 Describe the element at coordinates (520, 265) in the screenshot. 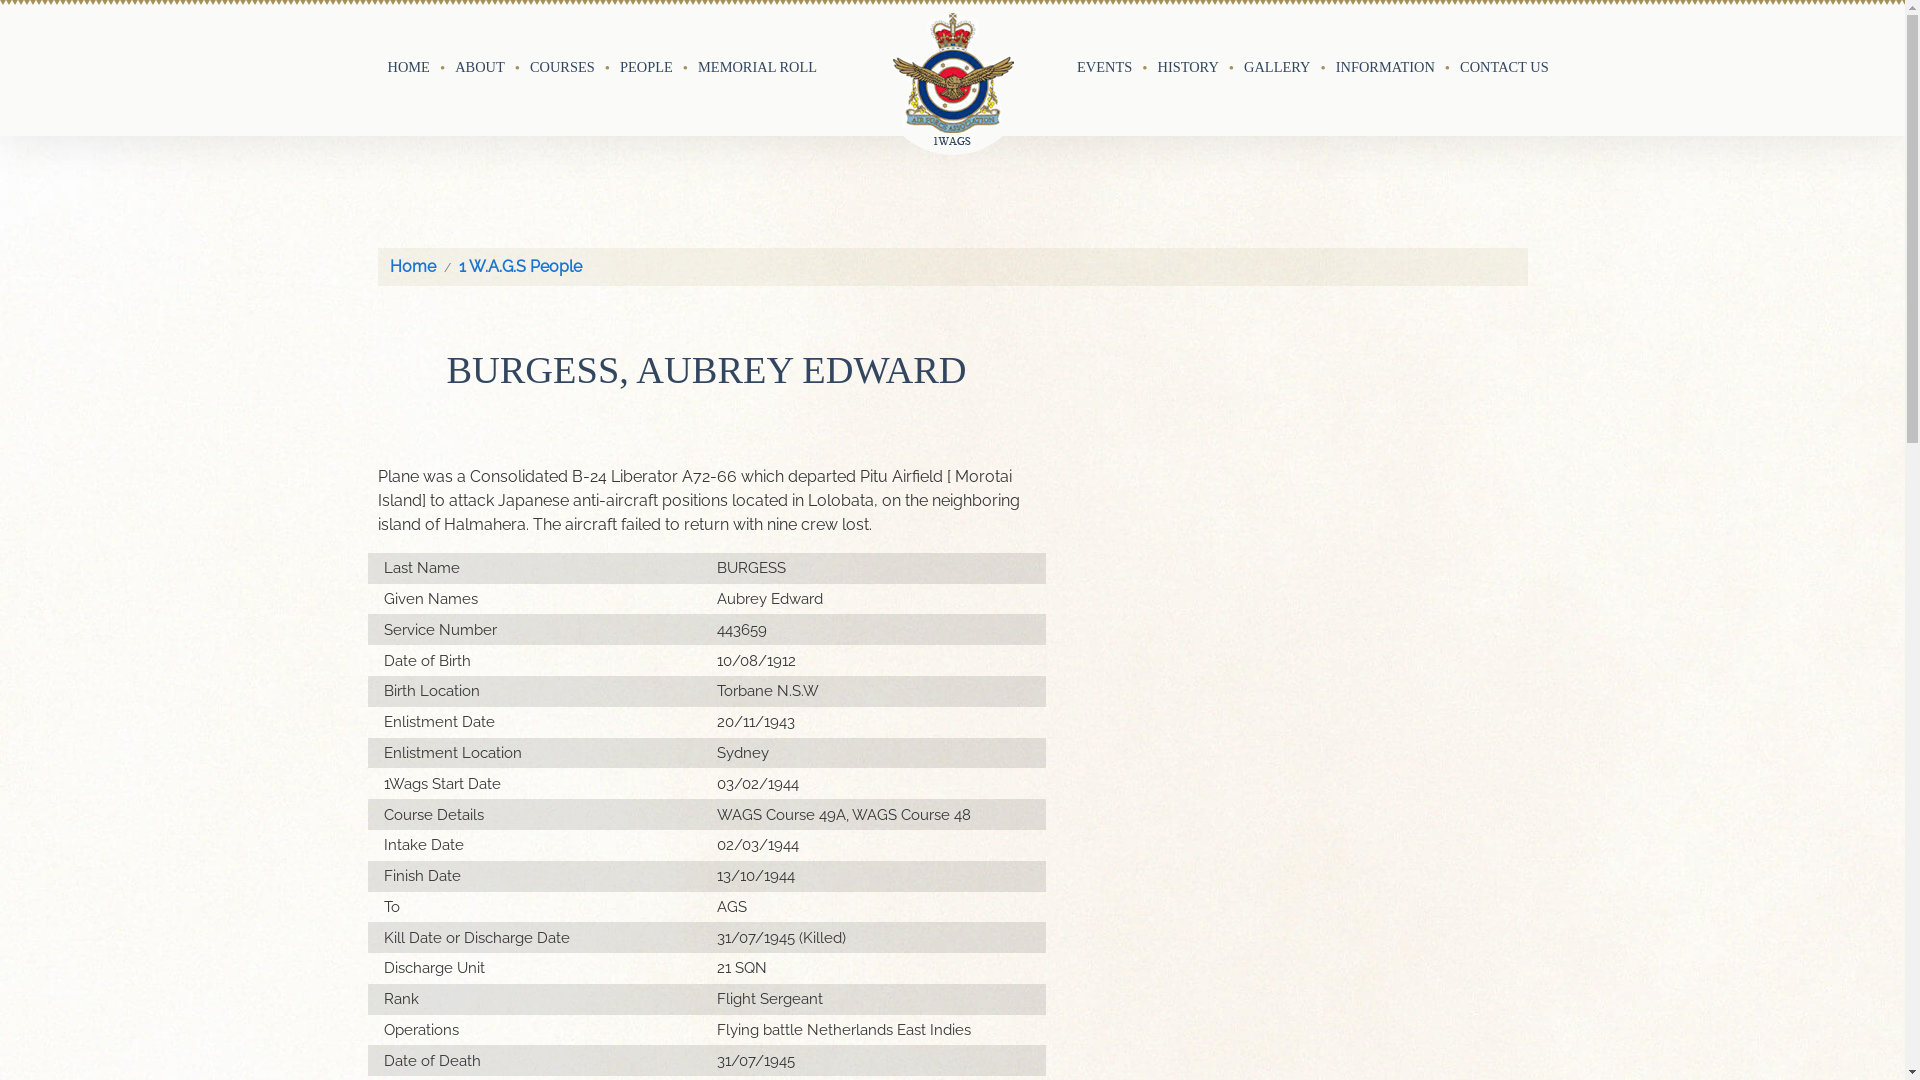

I see `'1 W.A.G.S People'` at that location.